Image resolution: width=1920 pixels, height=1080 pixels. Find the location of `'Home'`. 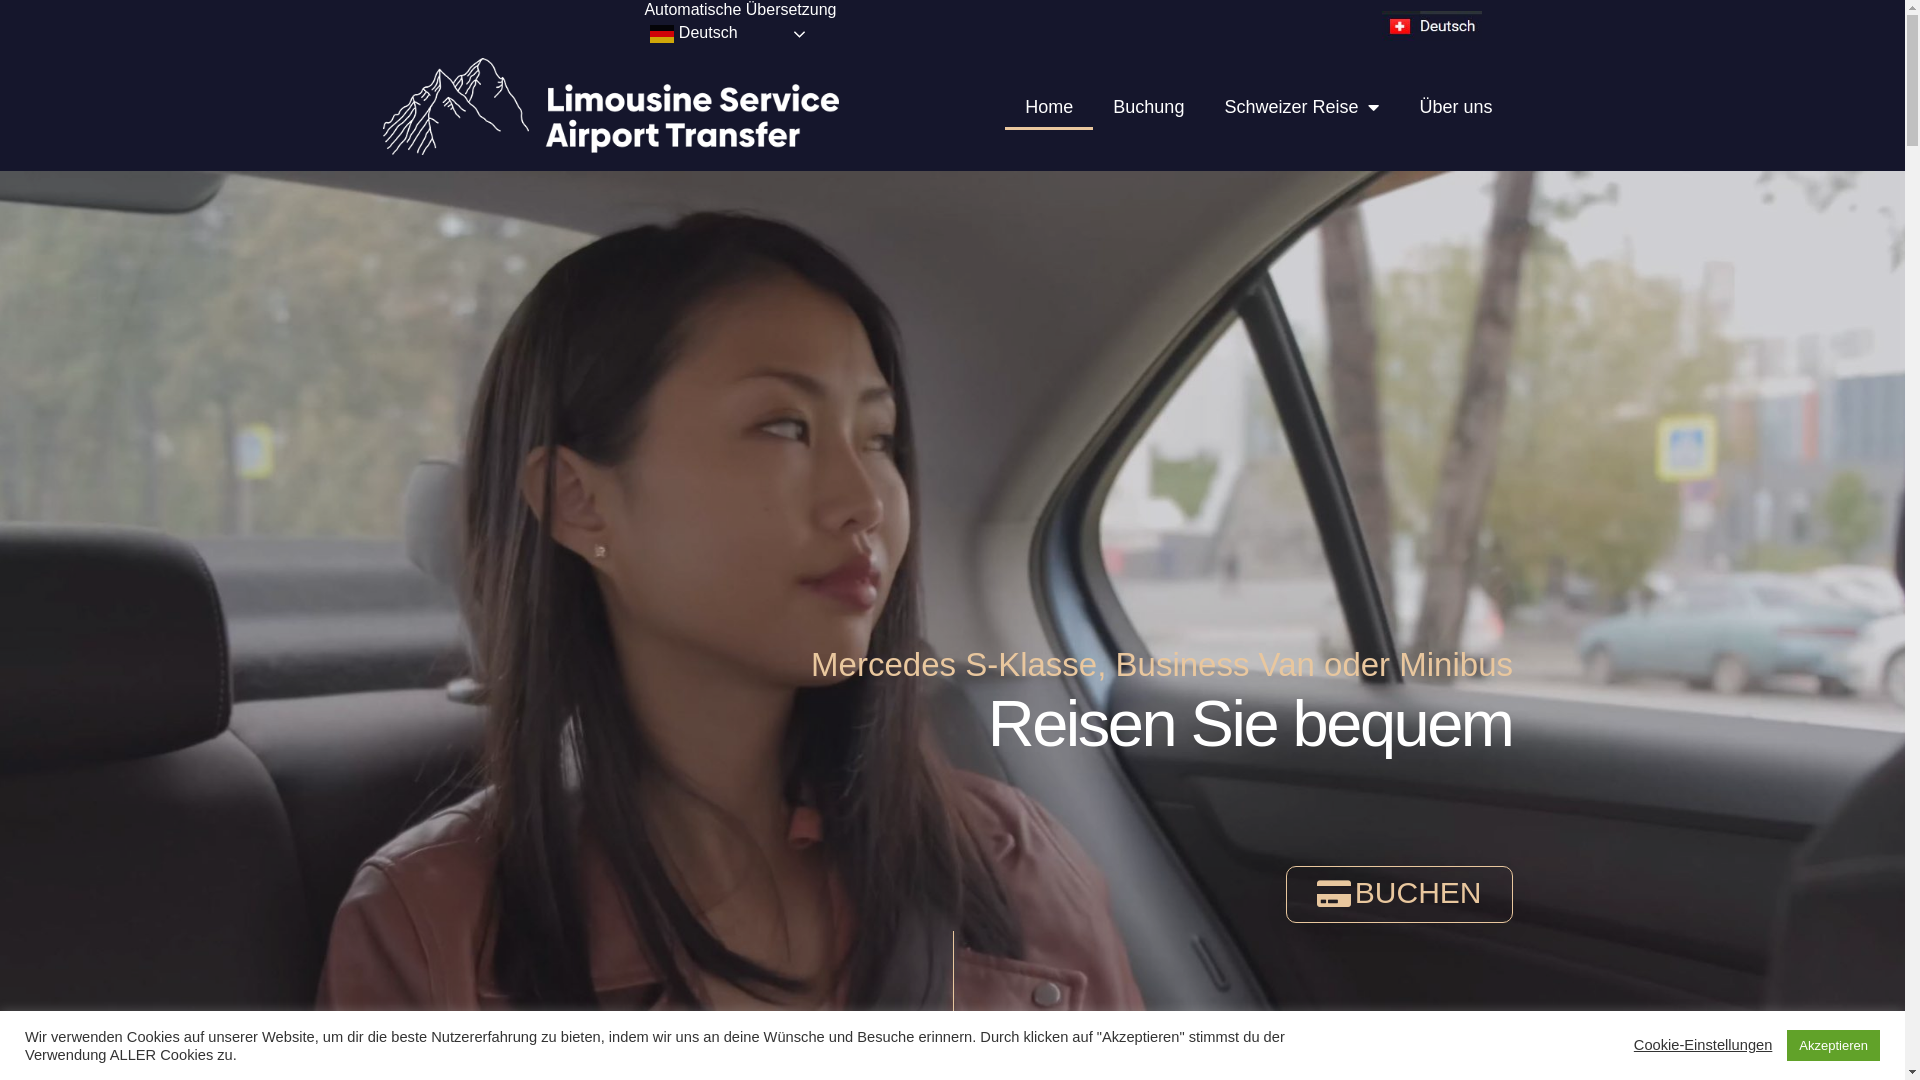

'Home' is located at coordinates (1048, 107).